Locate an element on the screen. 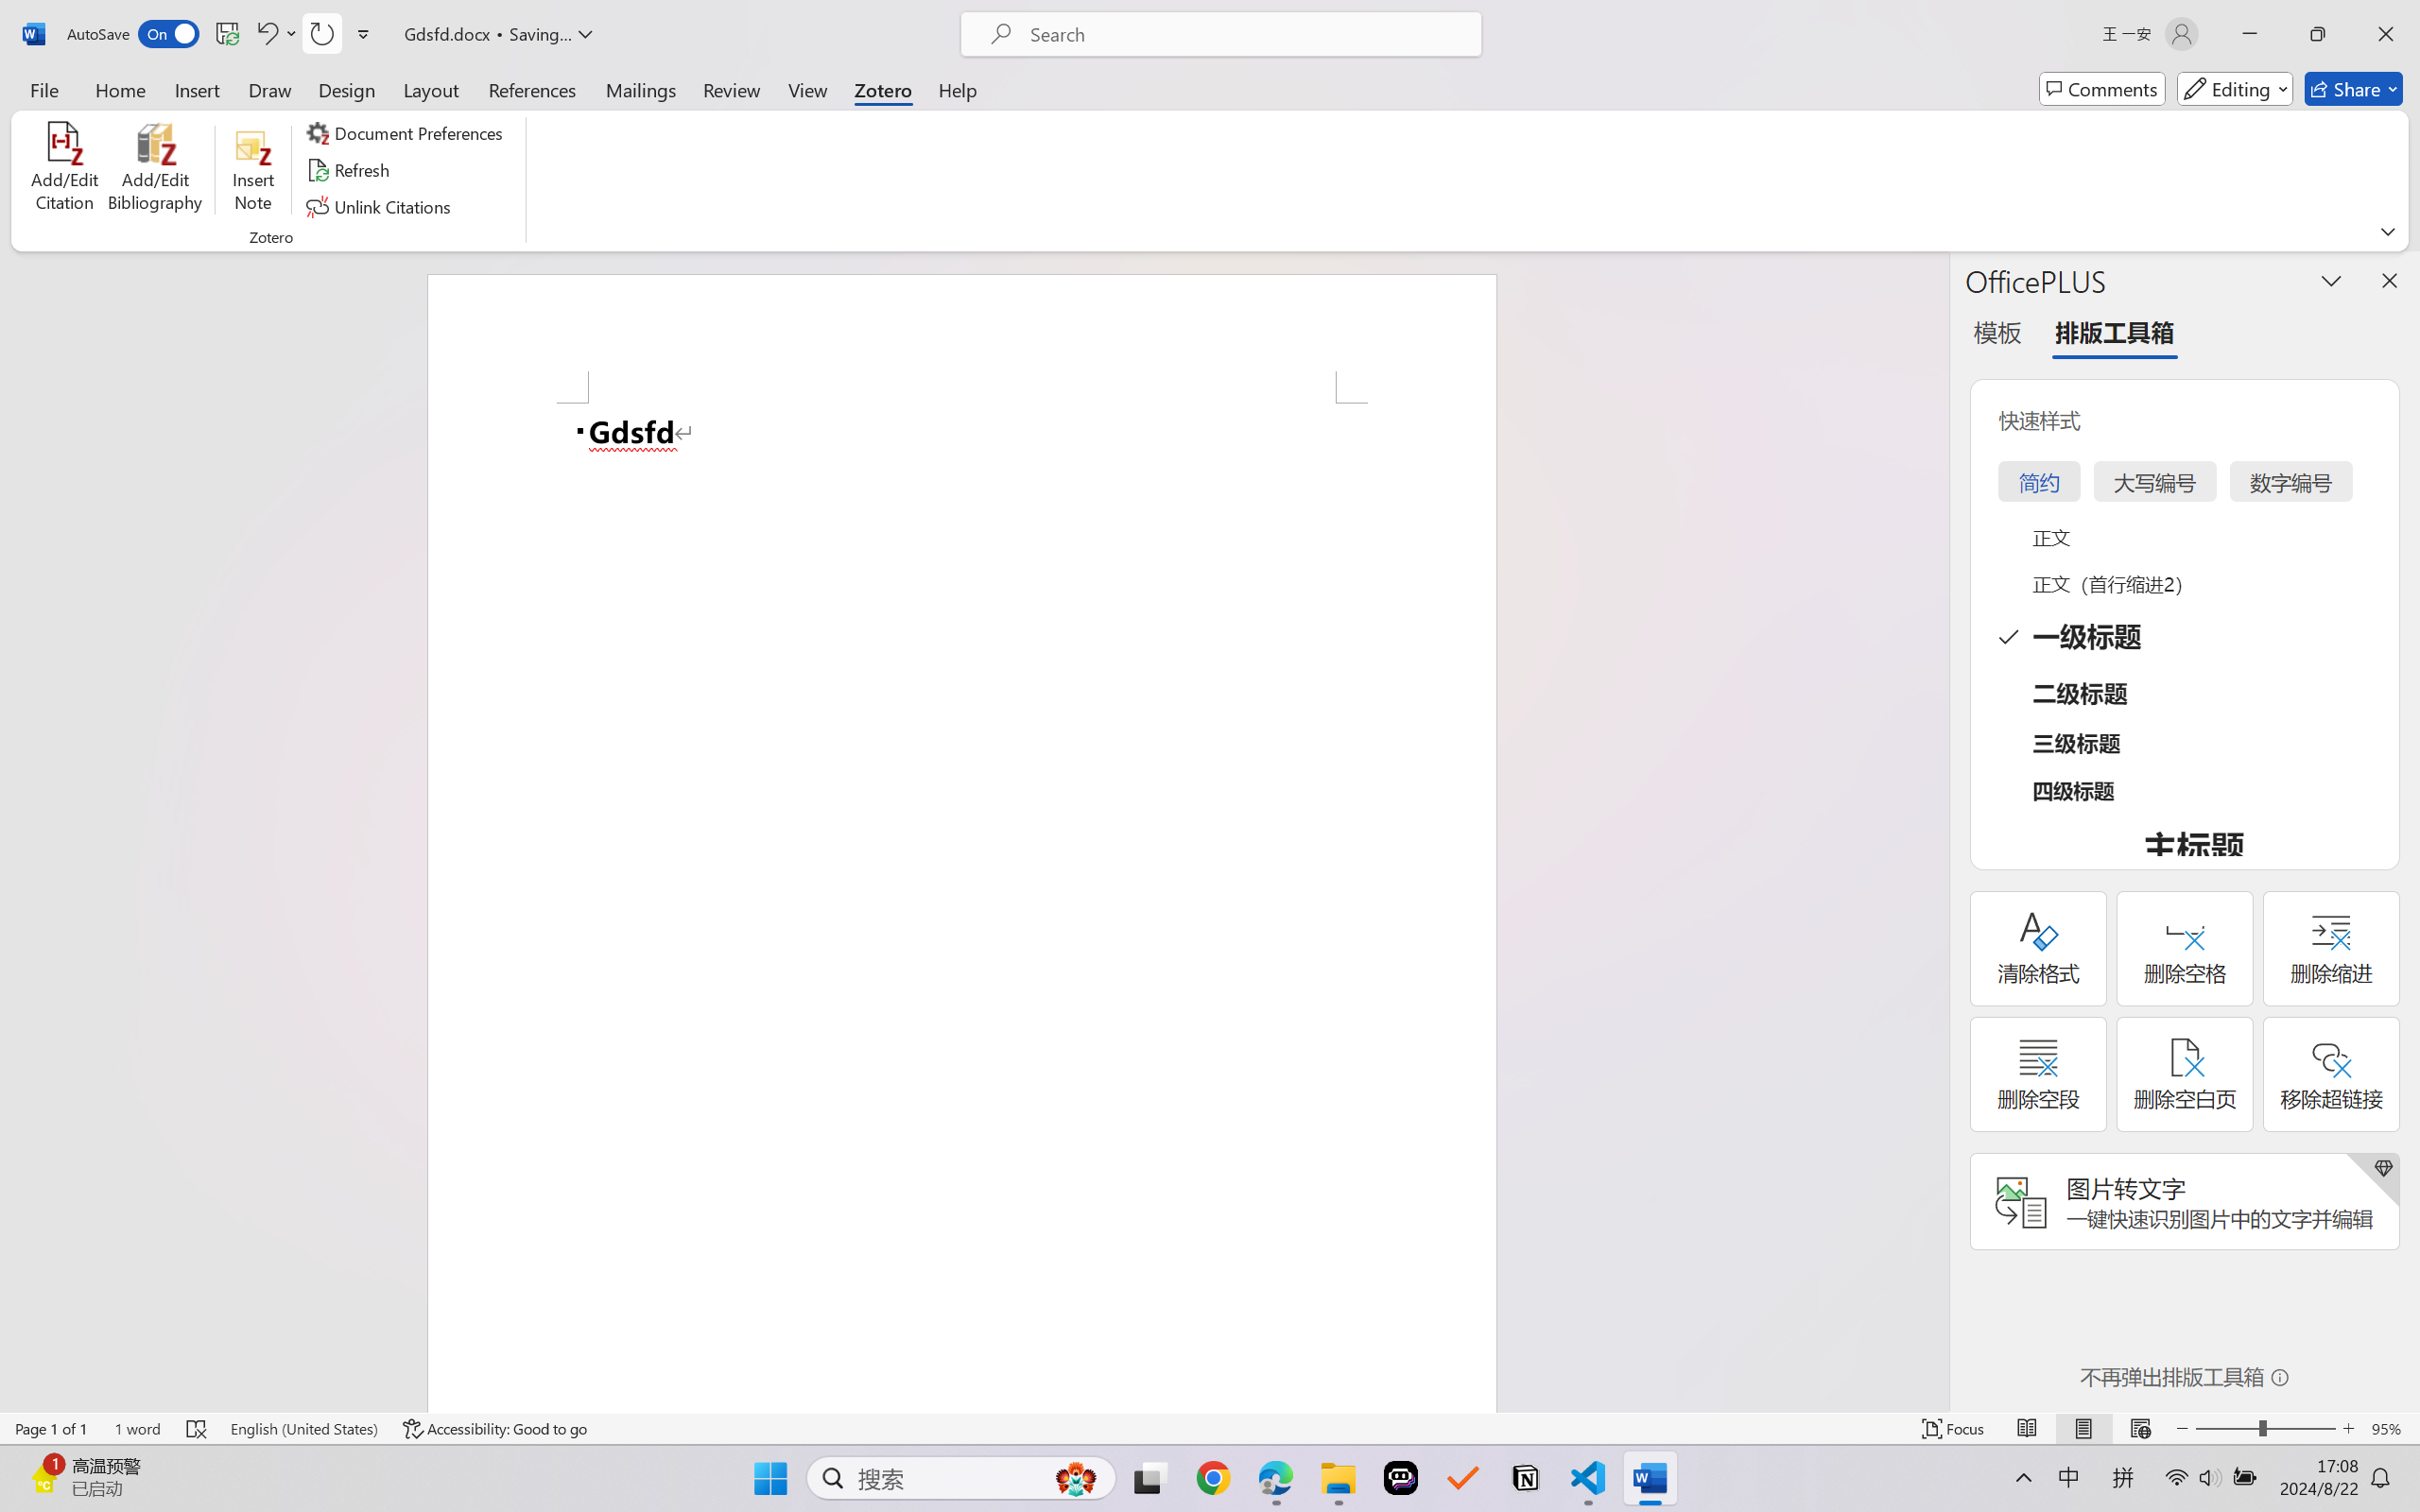 The image size is (2420, 1512). 'Add/Edit Bibliography' is located at coordinates (153, 170).